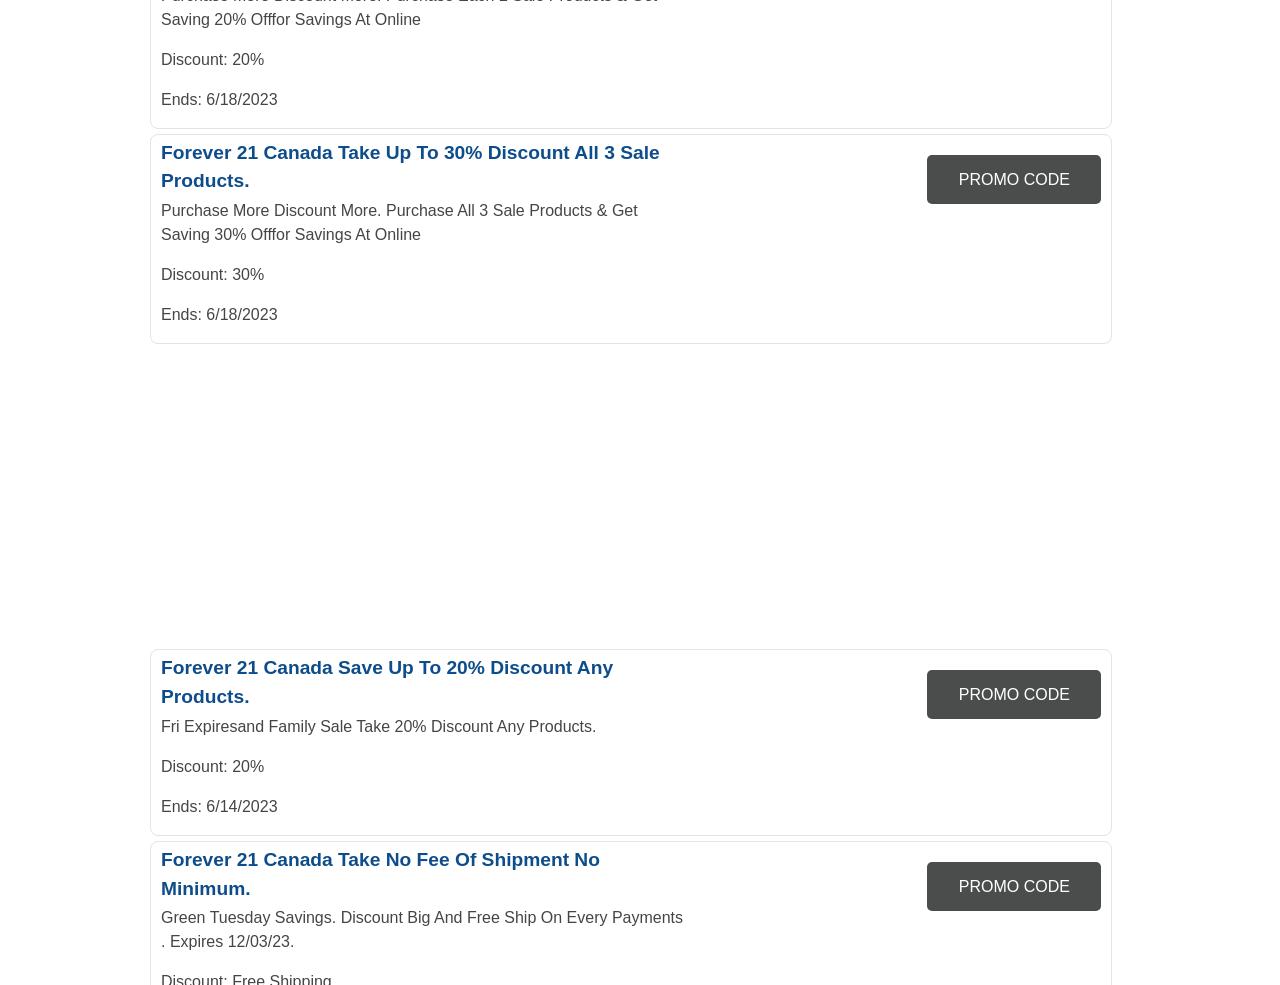 The height and width of the screenshot is (985, 1280). I want to click on 'Discount: 30%', so click(212, 273).